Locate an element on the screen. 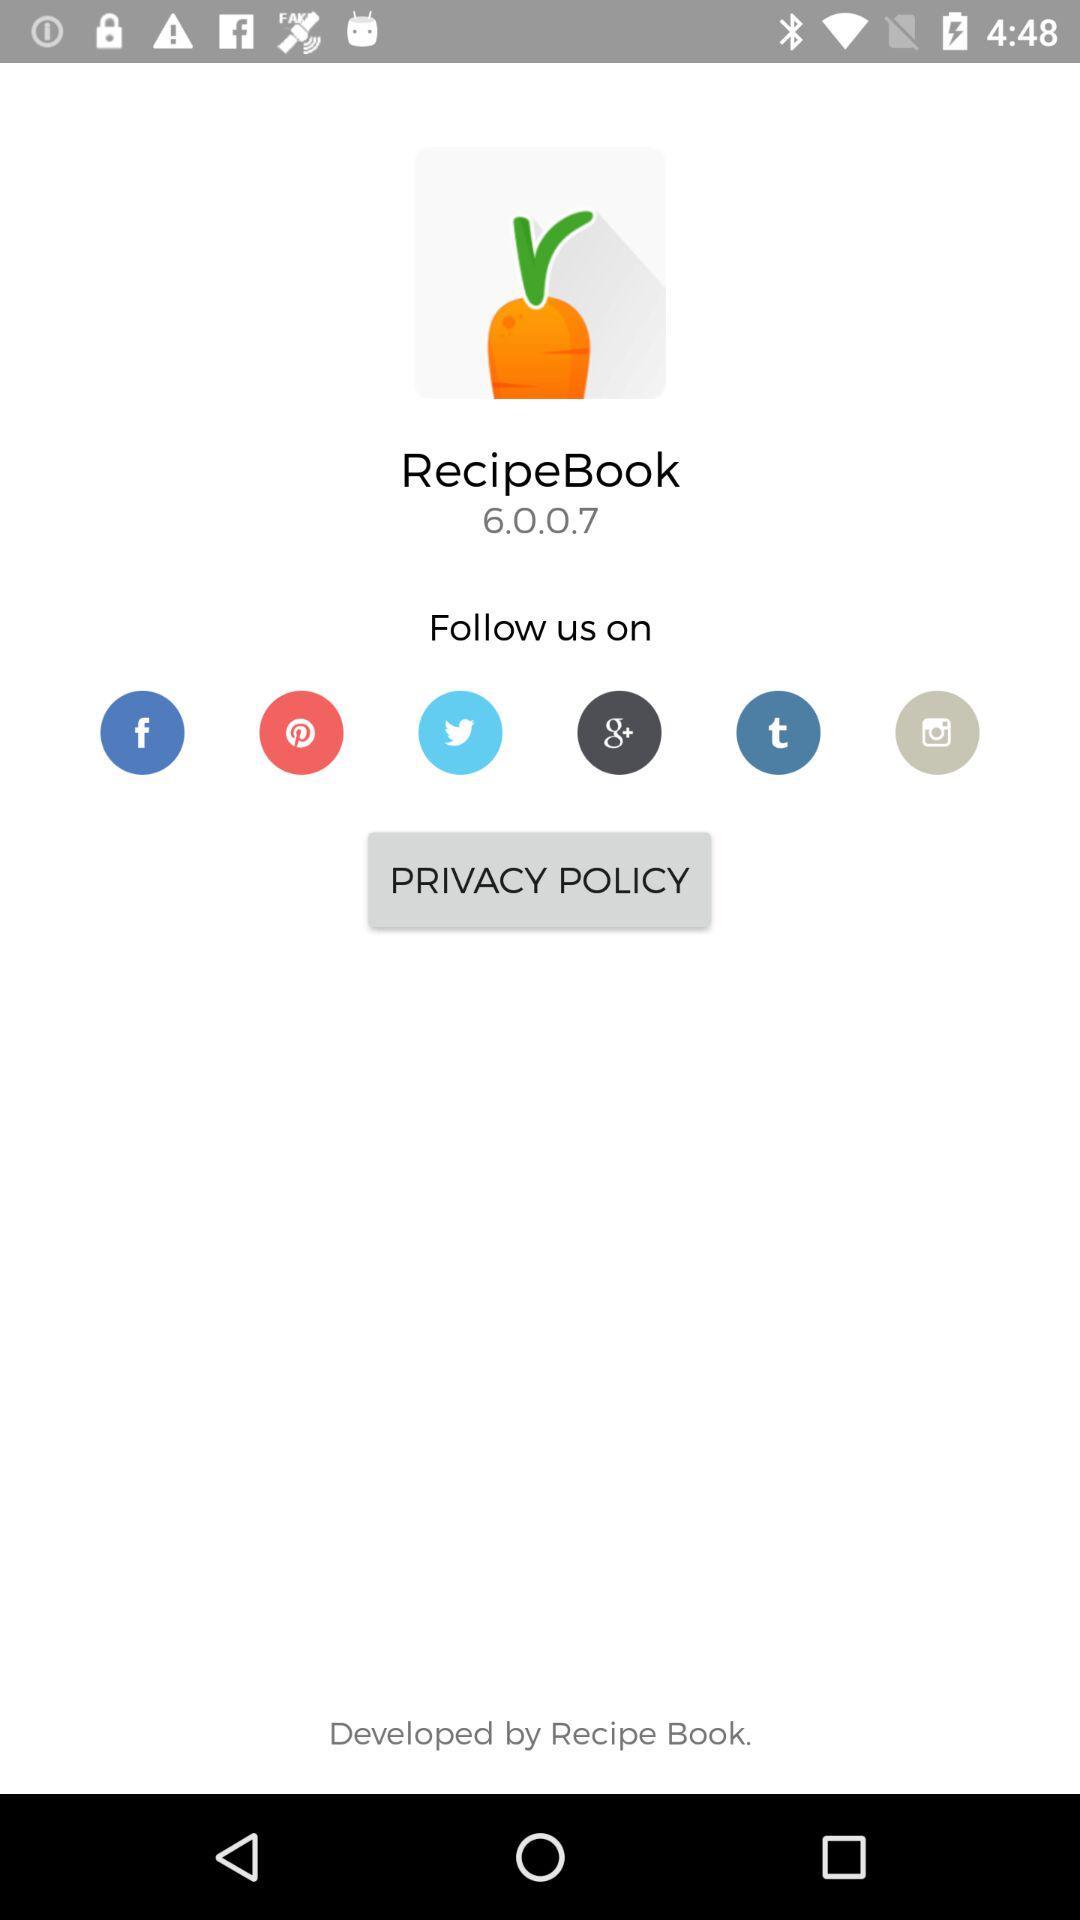 The width and height of the screenshot is (1080, 1920). follow on pinterest is located at coordinates (301, 731).